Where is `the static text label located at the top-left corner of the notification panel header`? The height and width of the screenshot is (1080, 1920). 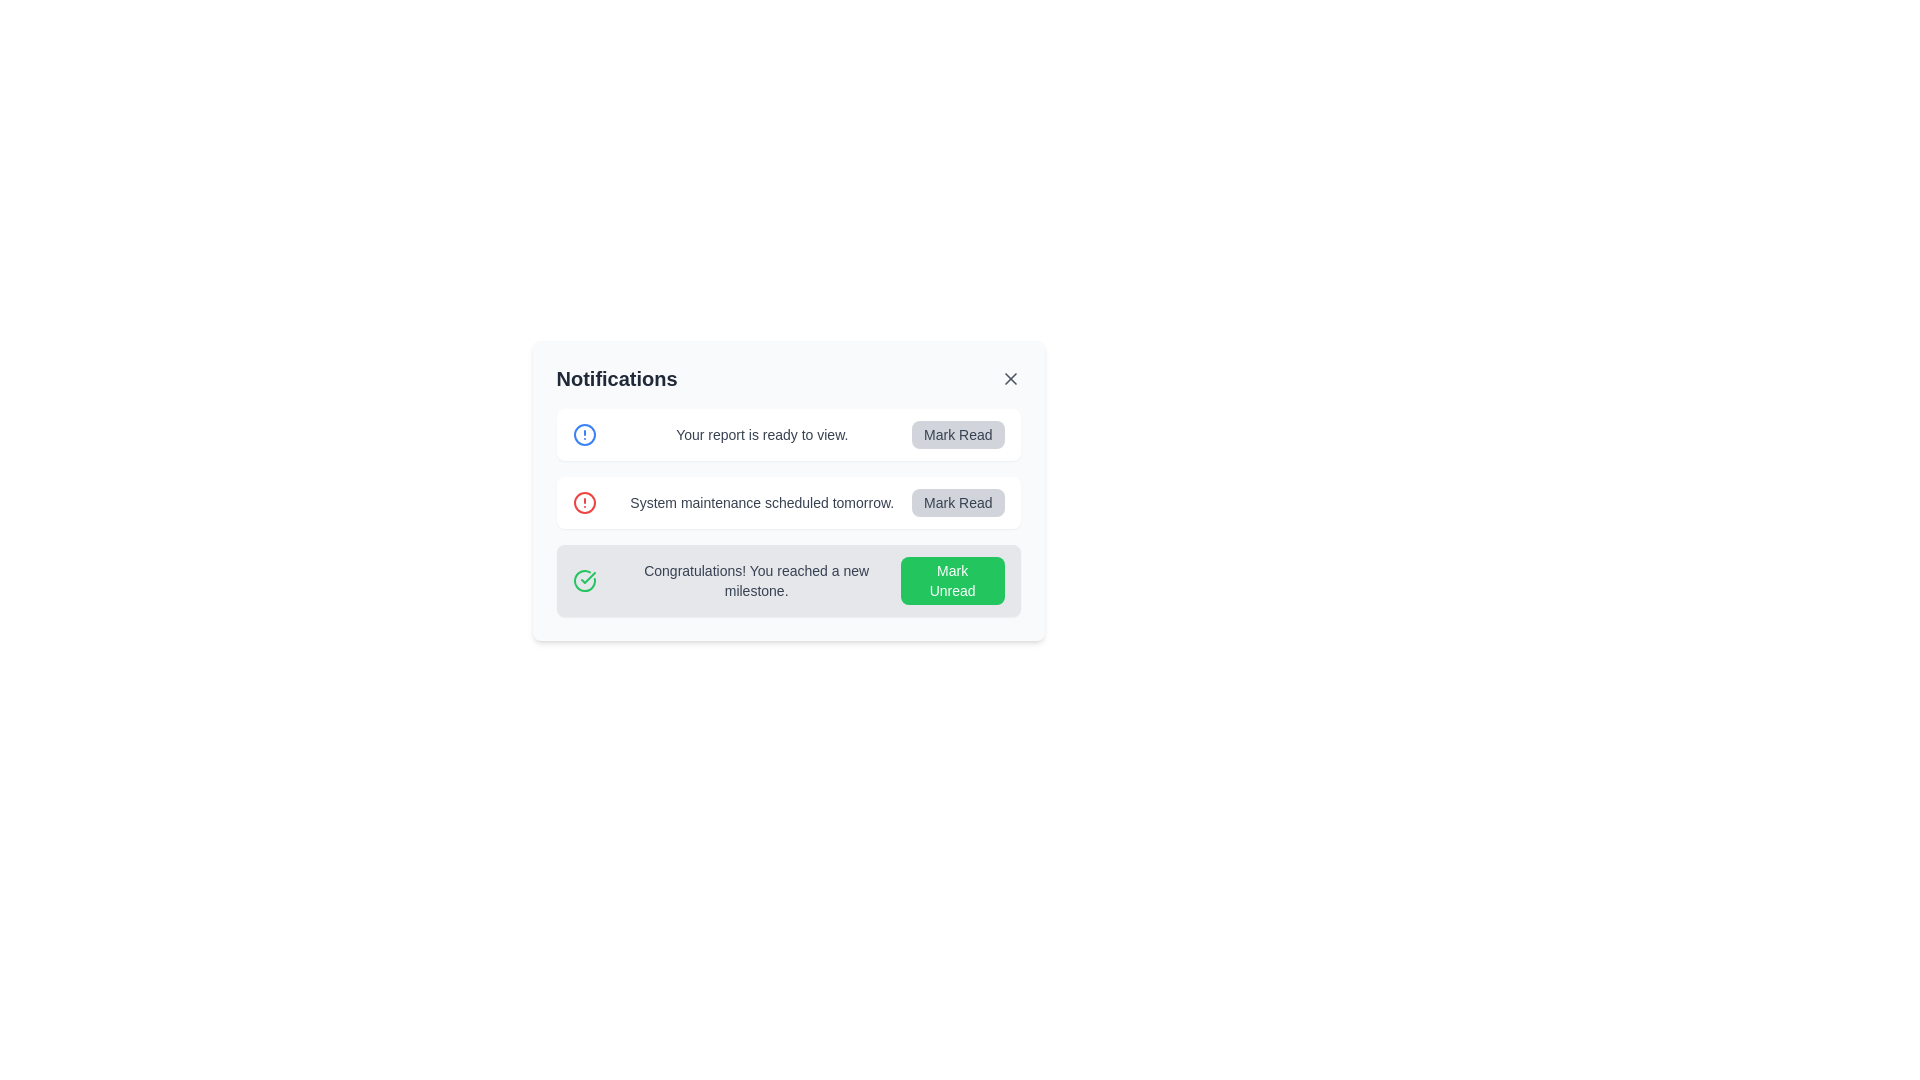
the static text label located at the top-left corner of the notification panel header is located at coordinates (616, 378).